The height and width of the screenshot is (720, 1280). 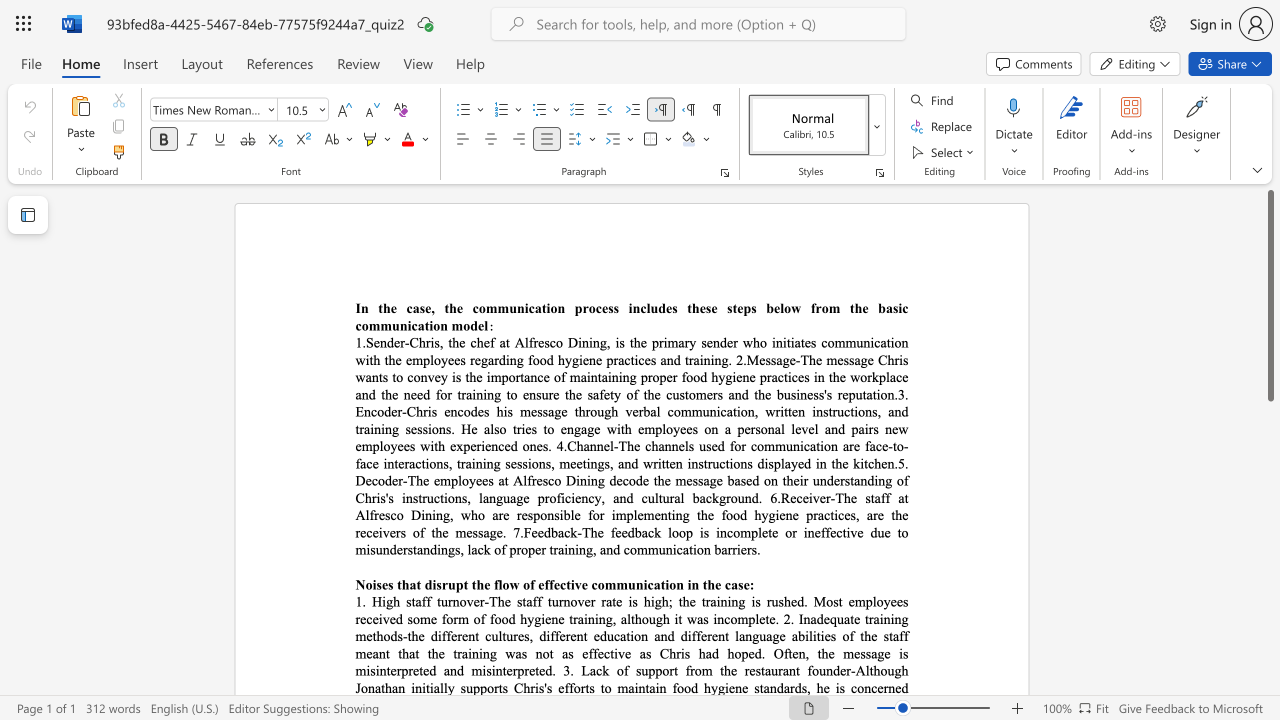 I want to click on the 3th character "o" in the text, so click(x=526, y=584).